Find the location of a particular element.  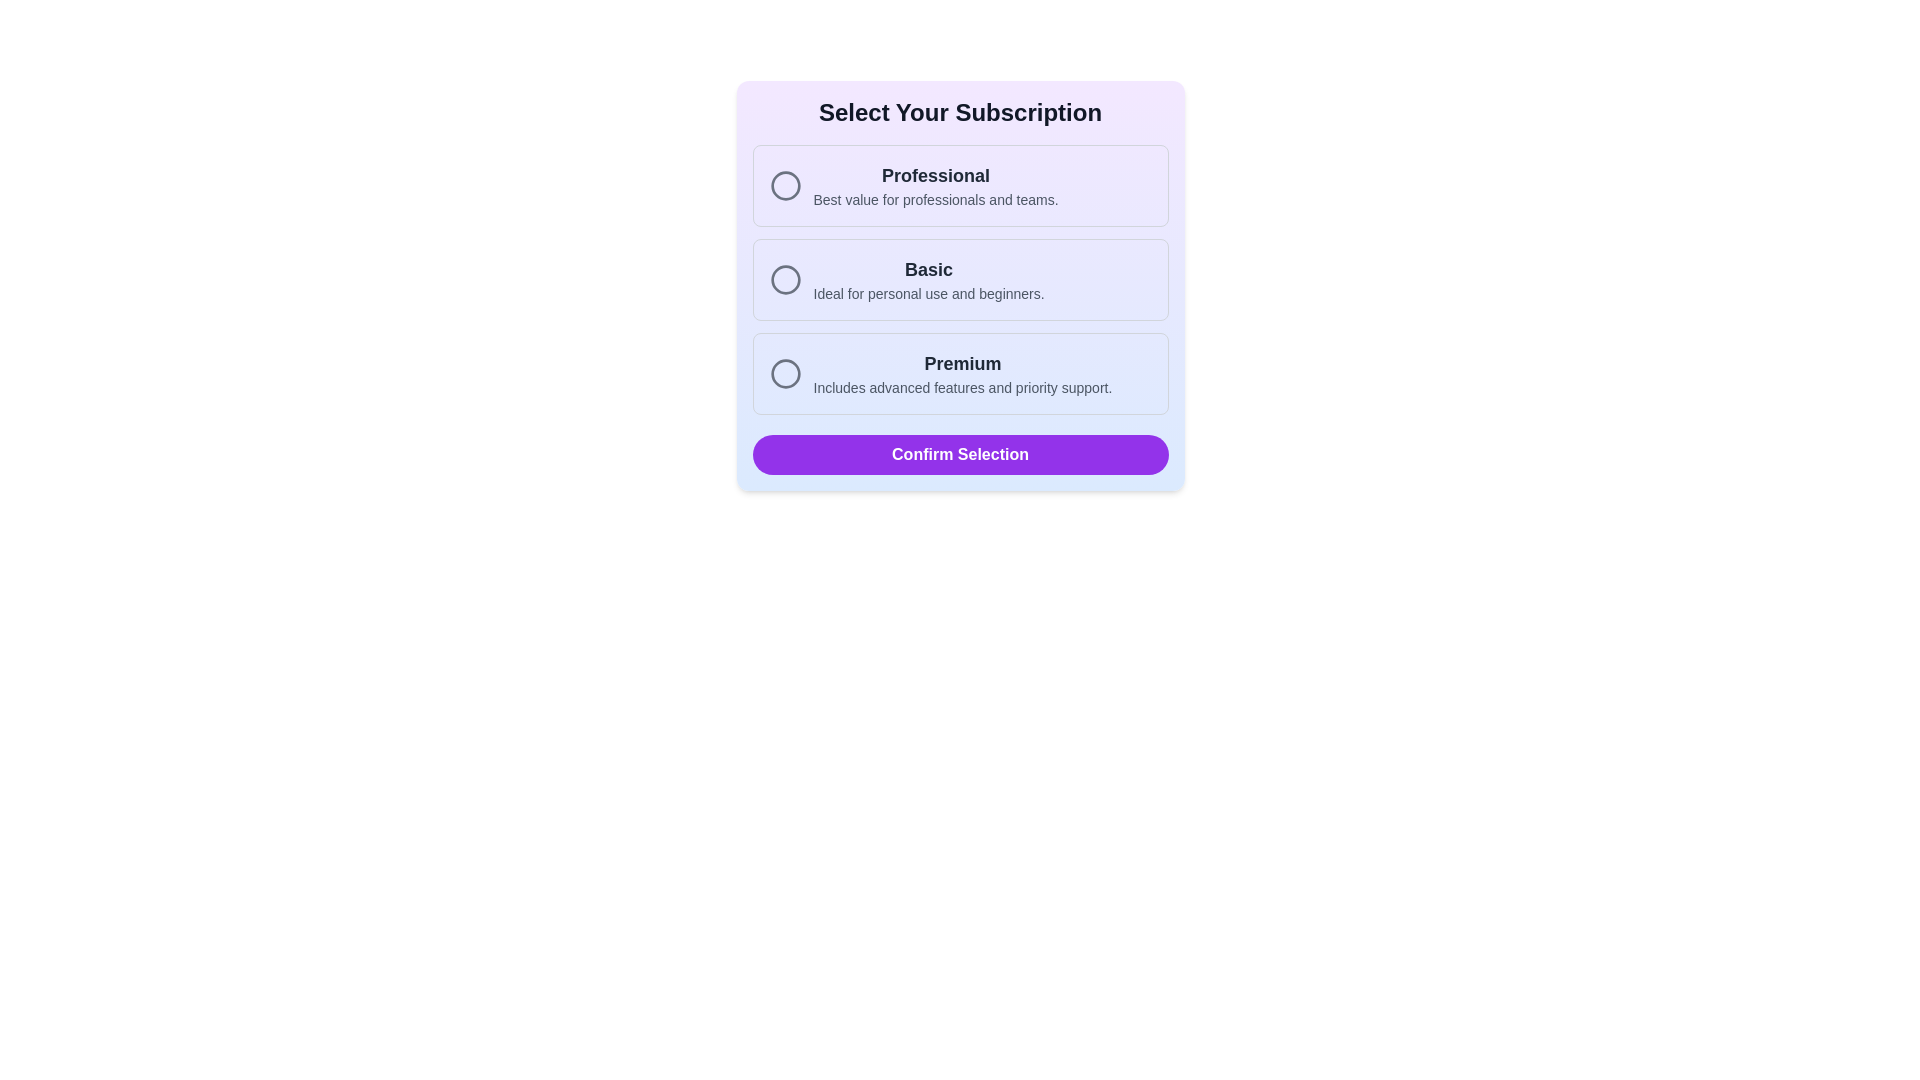

the 'Confirm Selection' button with a purple background and white text located at the bottom of the subscription options card to confirm the selection is located at coordinates (960, 455).